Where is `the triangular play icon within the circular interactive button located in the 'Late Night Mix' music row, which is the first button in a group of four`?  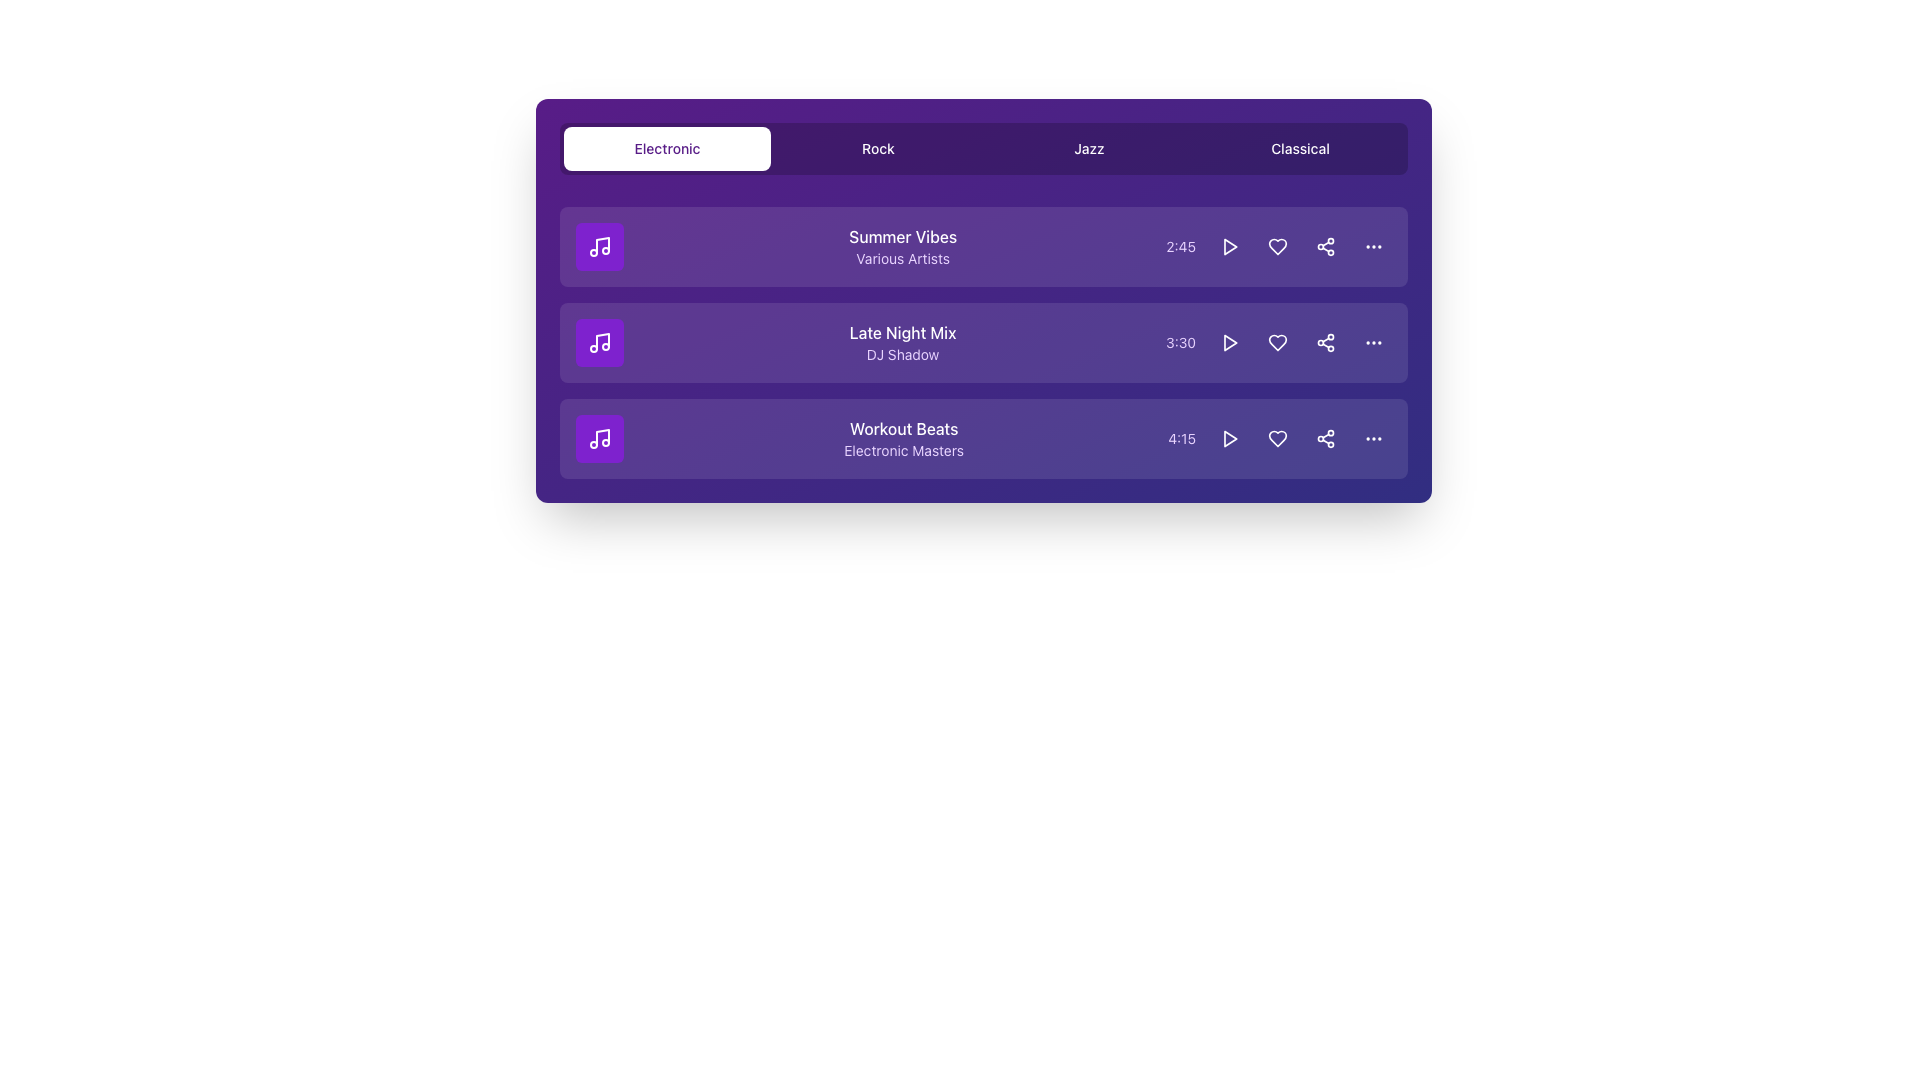 the triangular play icon within the circular interactive button located in the 'Late Night Mix' music row, which is the first button in a group of four is located at coordinates (1228, 342).